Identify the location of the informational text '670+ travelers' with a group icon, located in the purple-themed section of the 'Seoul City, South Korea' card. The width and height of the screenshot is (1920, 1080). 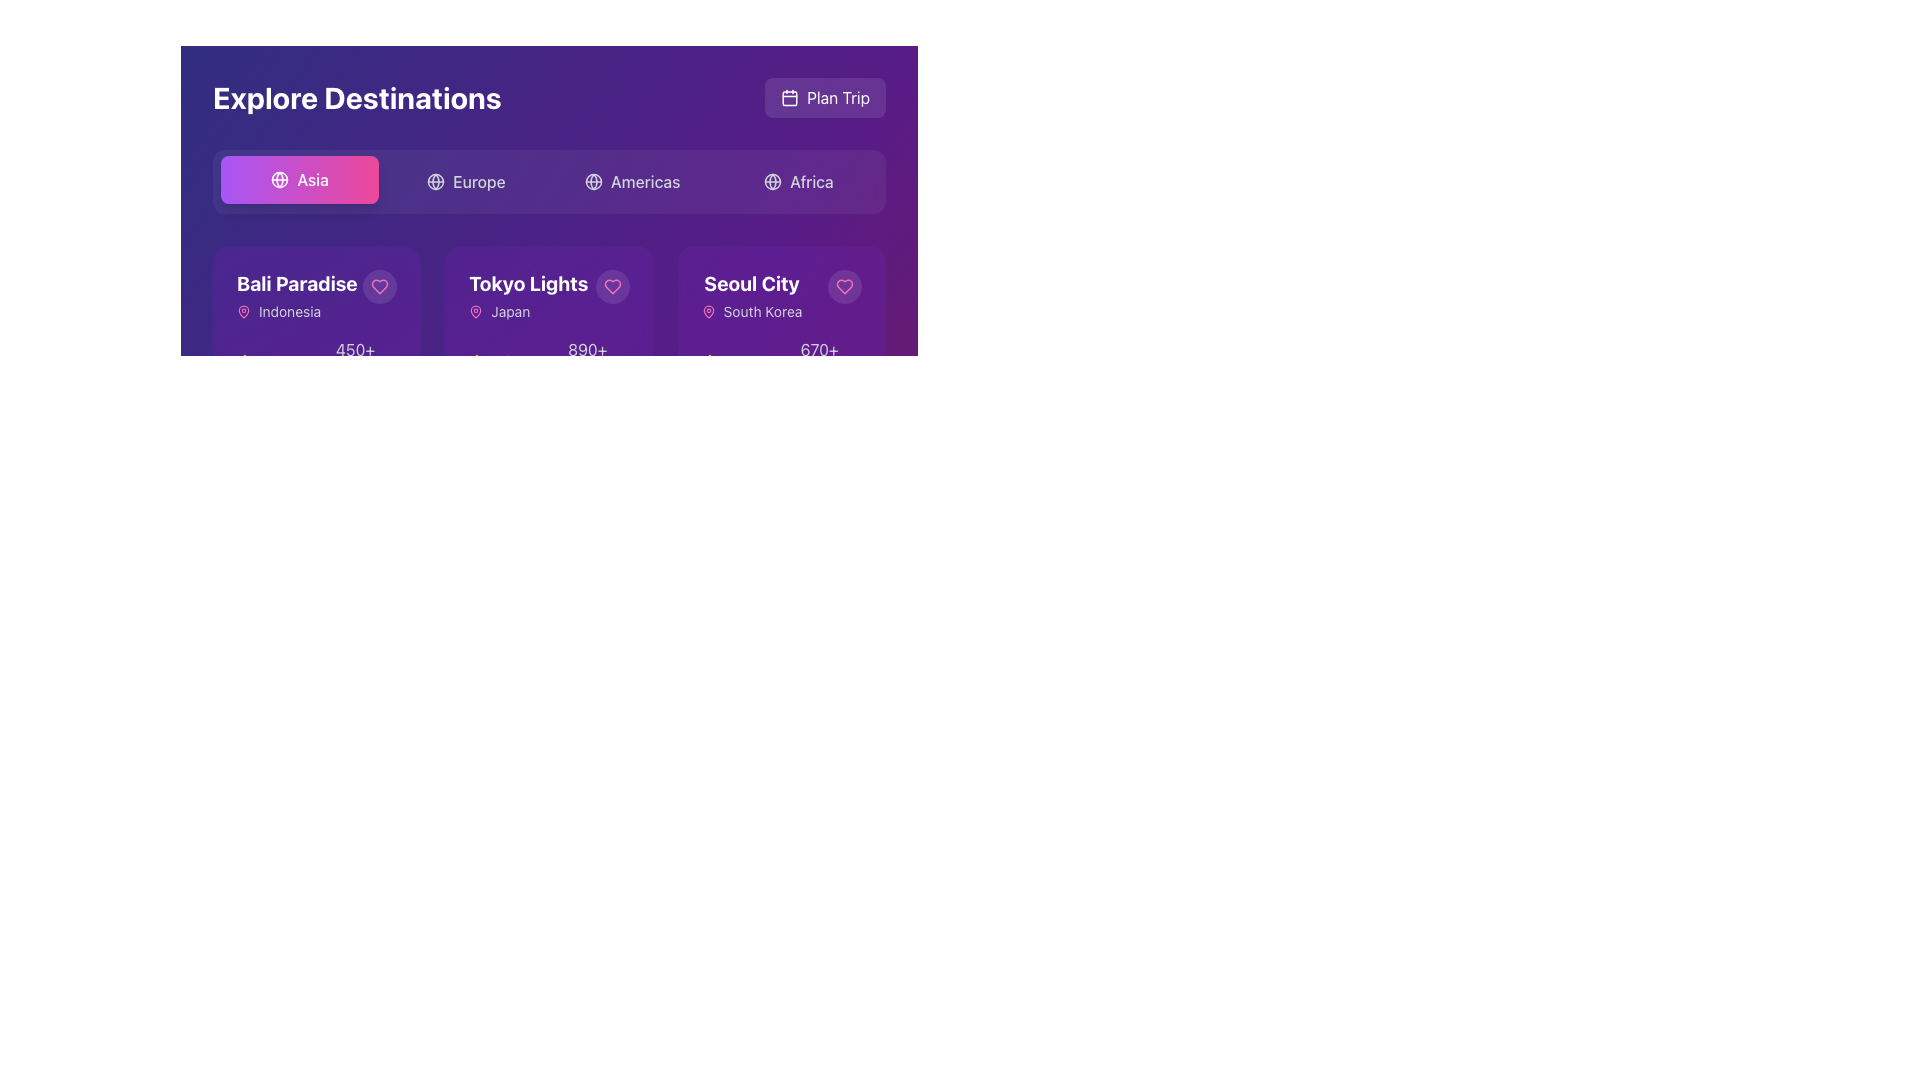
(811, 362).